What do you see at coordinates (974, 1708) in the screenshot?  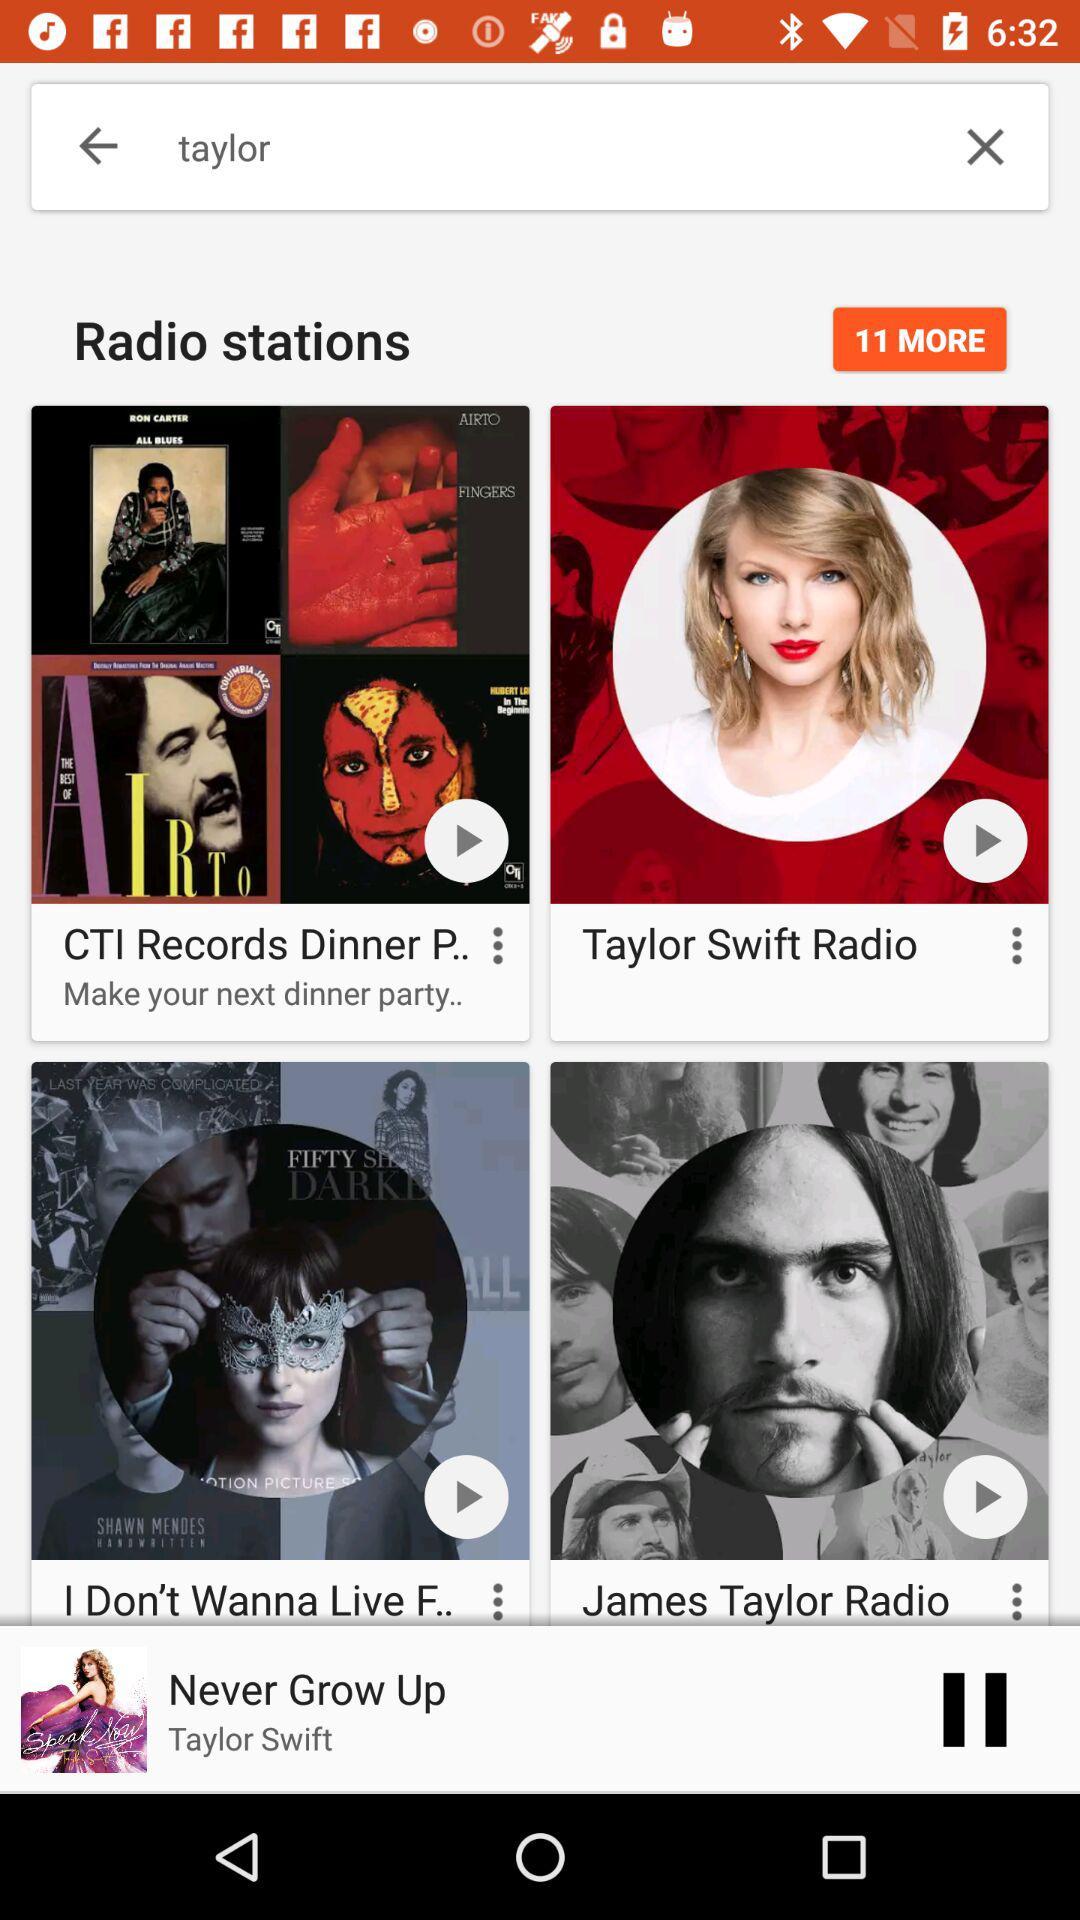 I see `the pause icon` at bounding box center [974, 1708].